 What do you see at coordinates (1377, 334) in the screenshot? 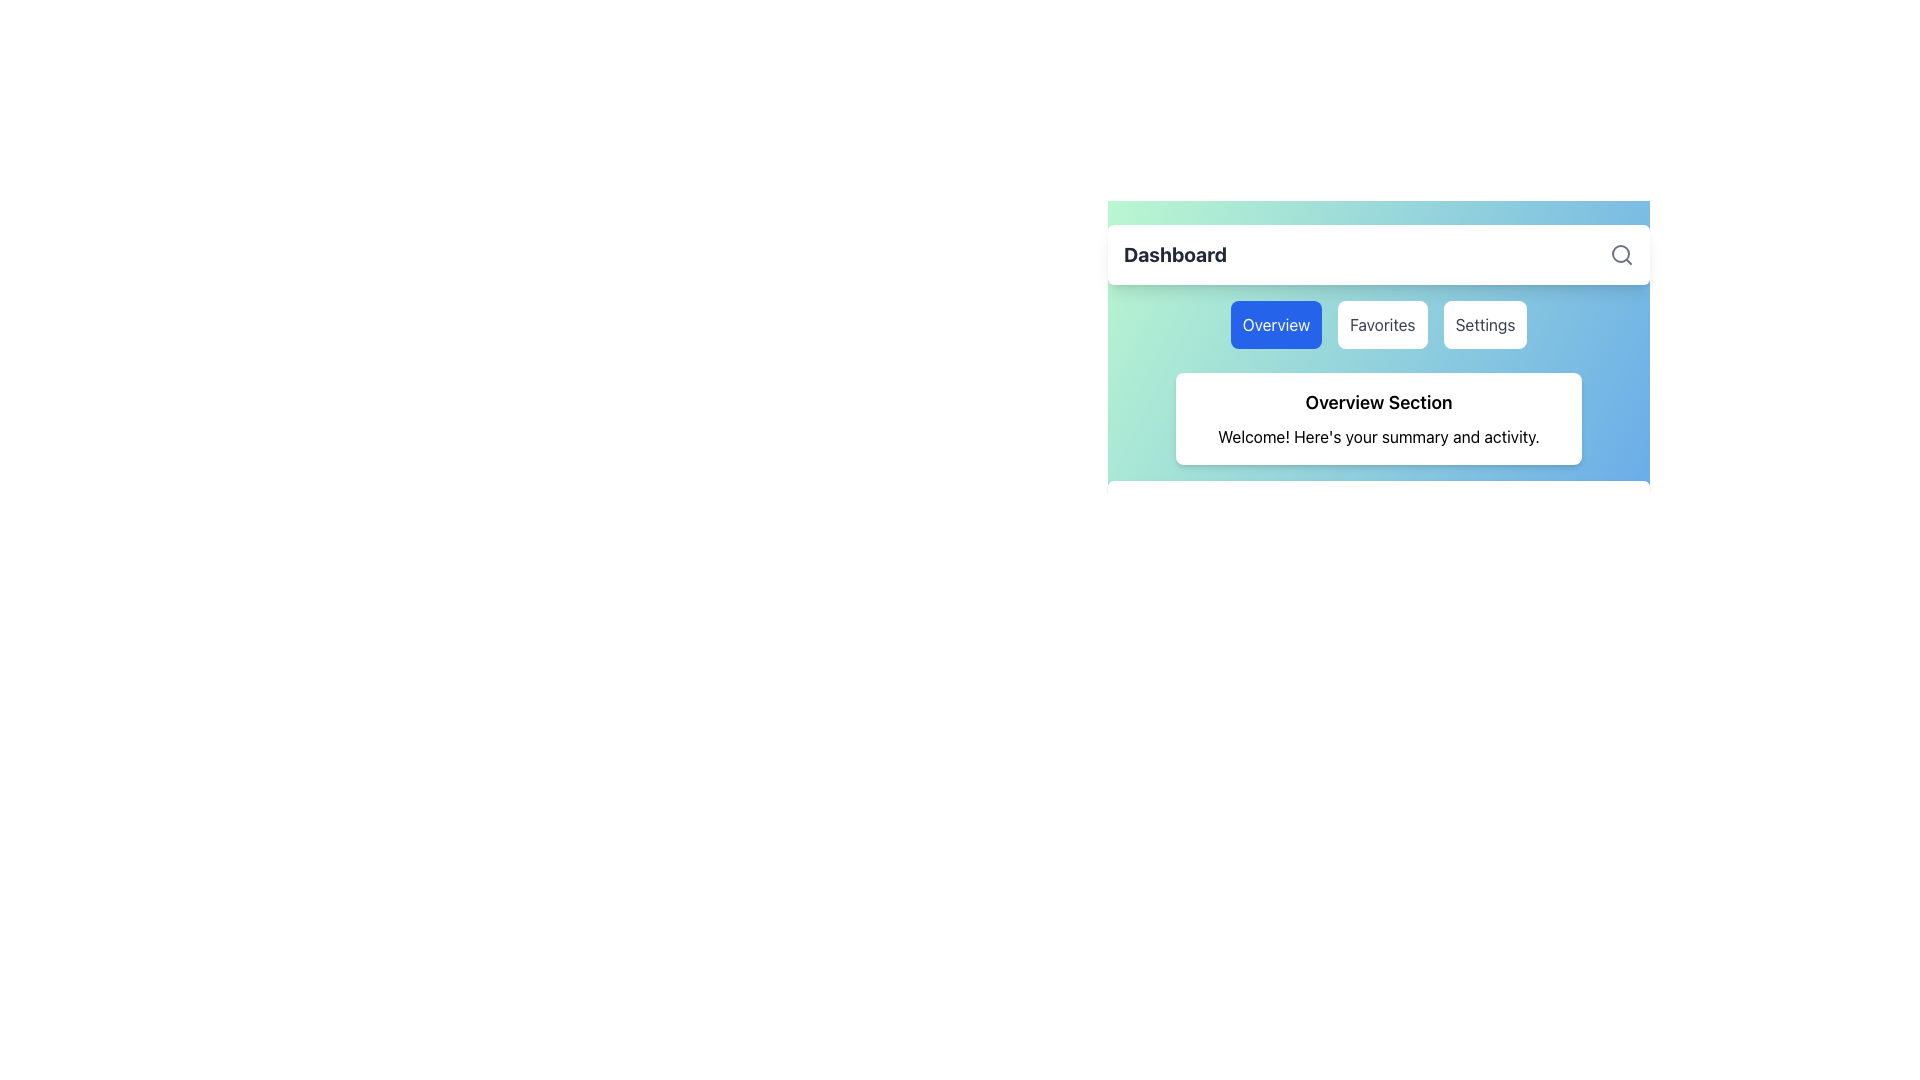
I see `the 'Favorites' button, which is a rounded rectangular button with gray text and a white background, located between the 'Overview' and 'Settings' buttons in the Dashboard section` at bounding box center [1377, 334].